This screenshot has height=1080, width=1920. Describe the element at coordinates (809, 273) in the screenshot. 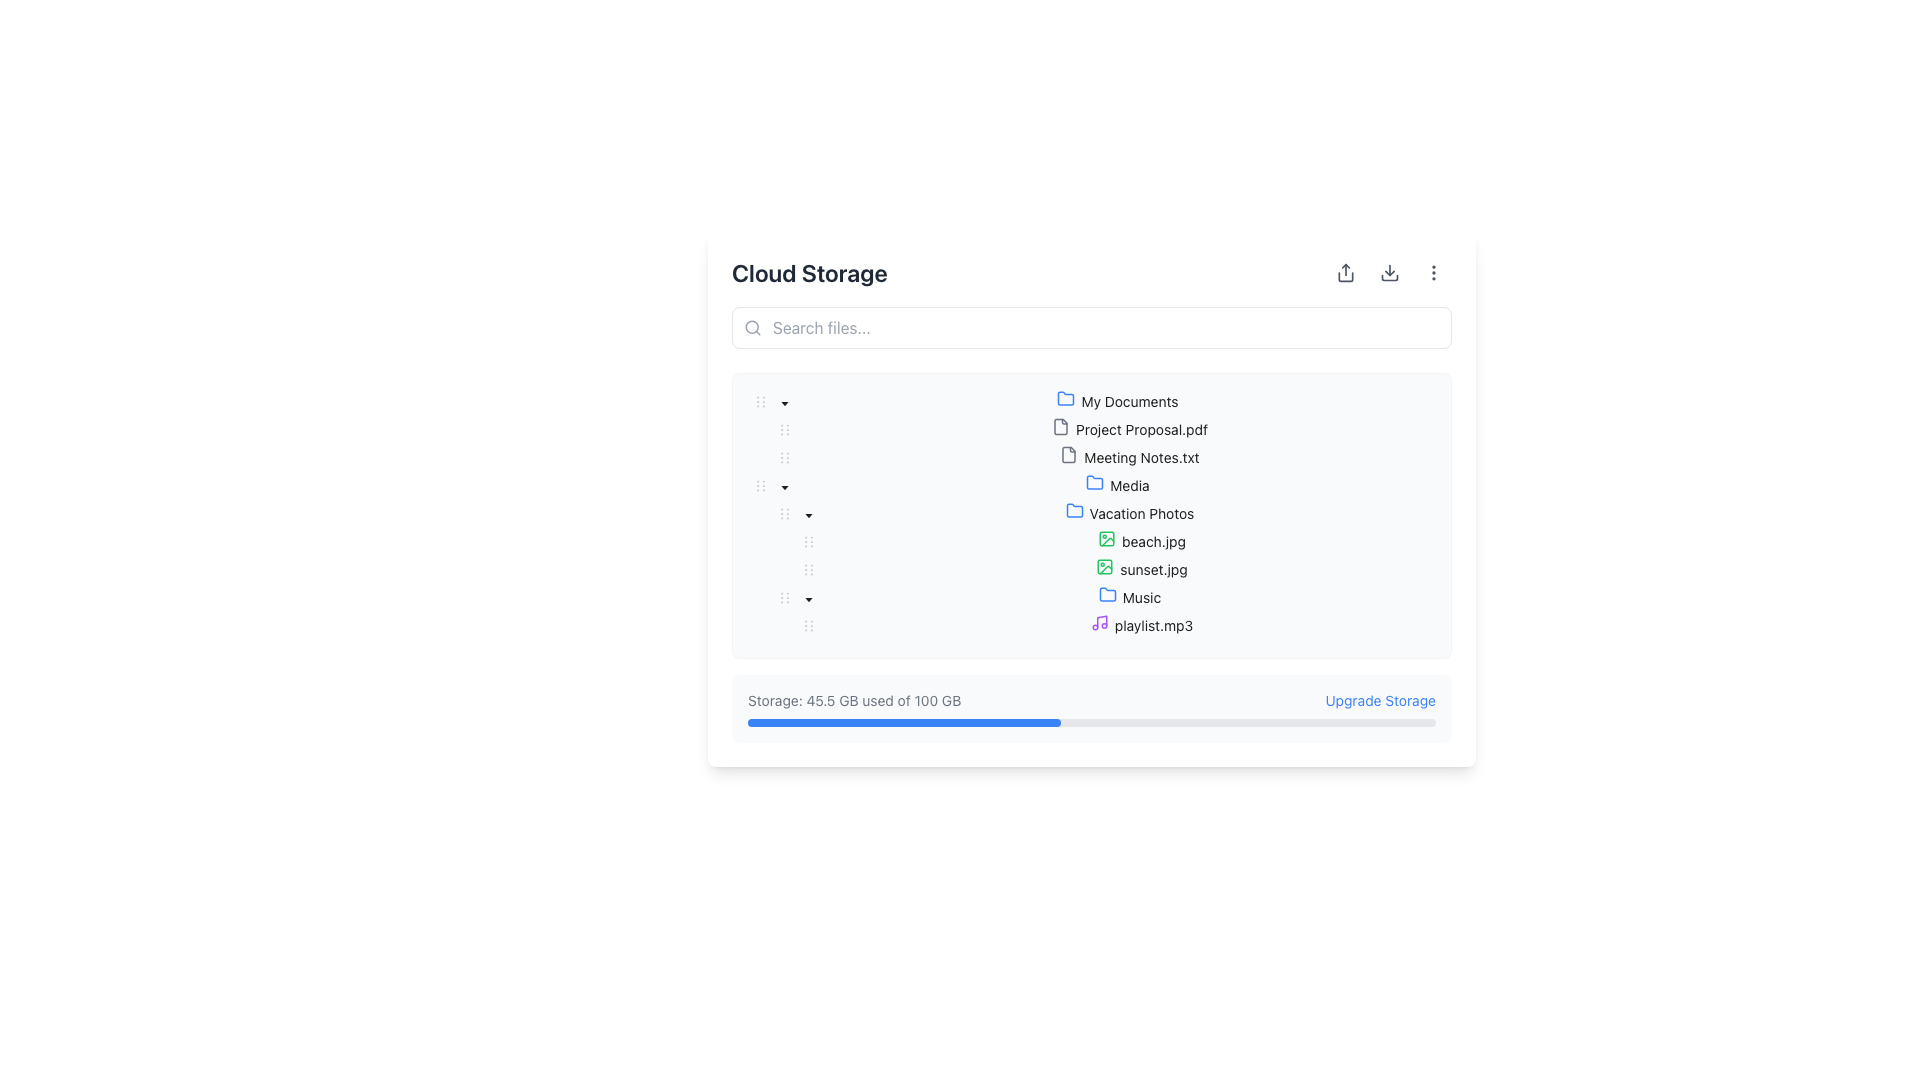

I see `the 'Cloud Storage' header text label, which indicates the current section of the application` at that location.